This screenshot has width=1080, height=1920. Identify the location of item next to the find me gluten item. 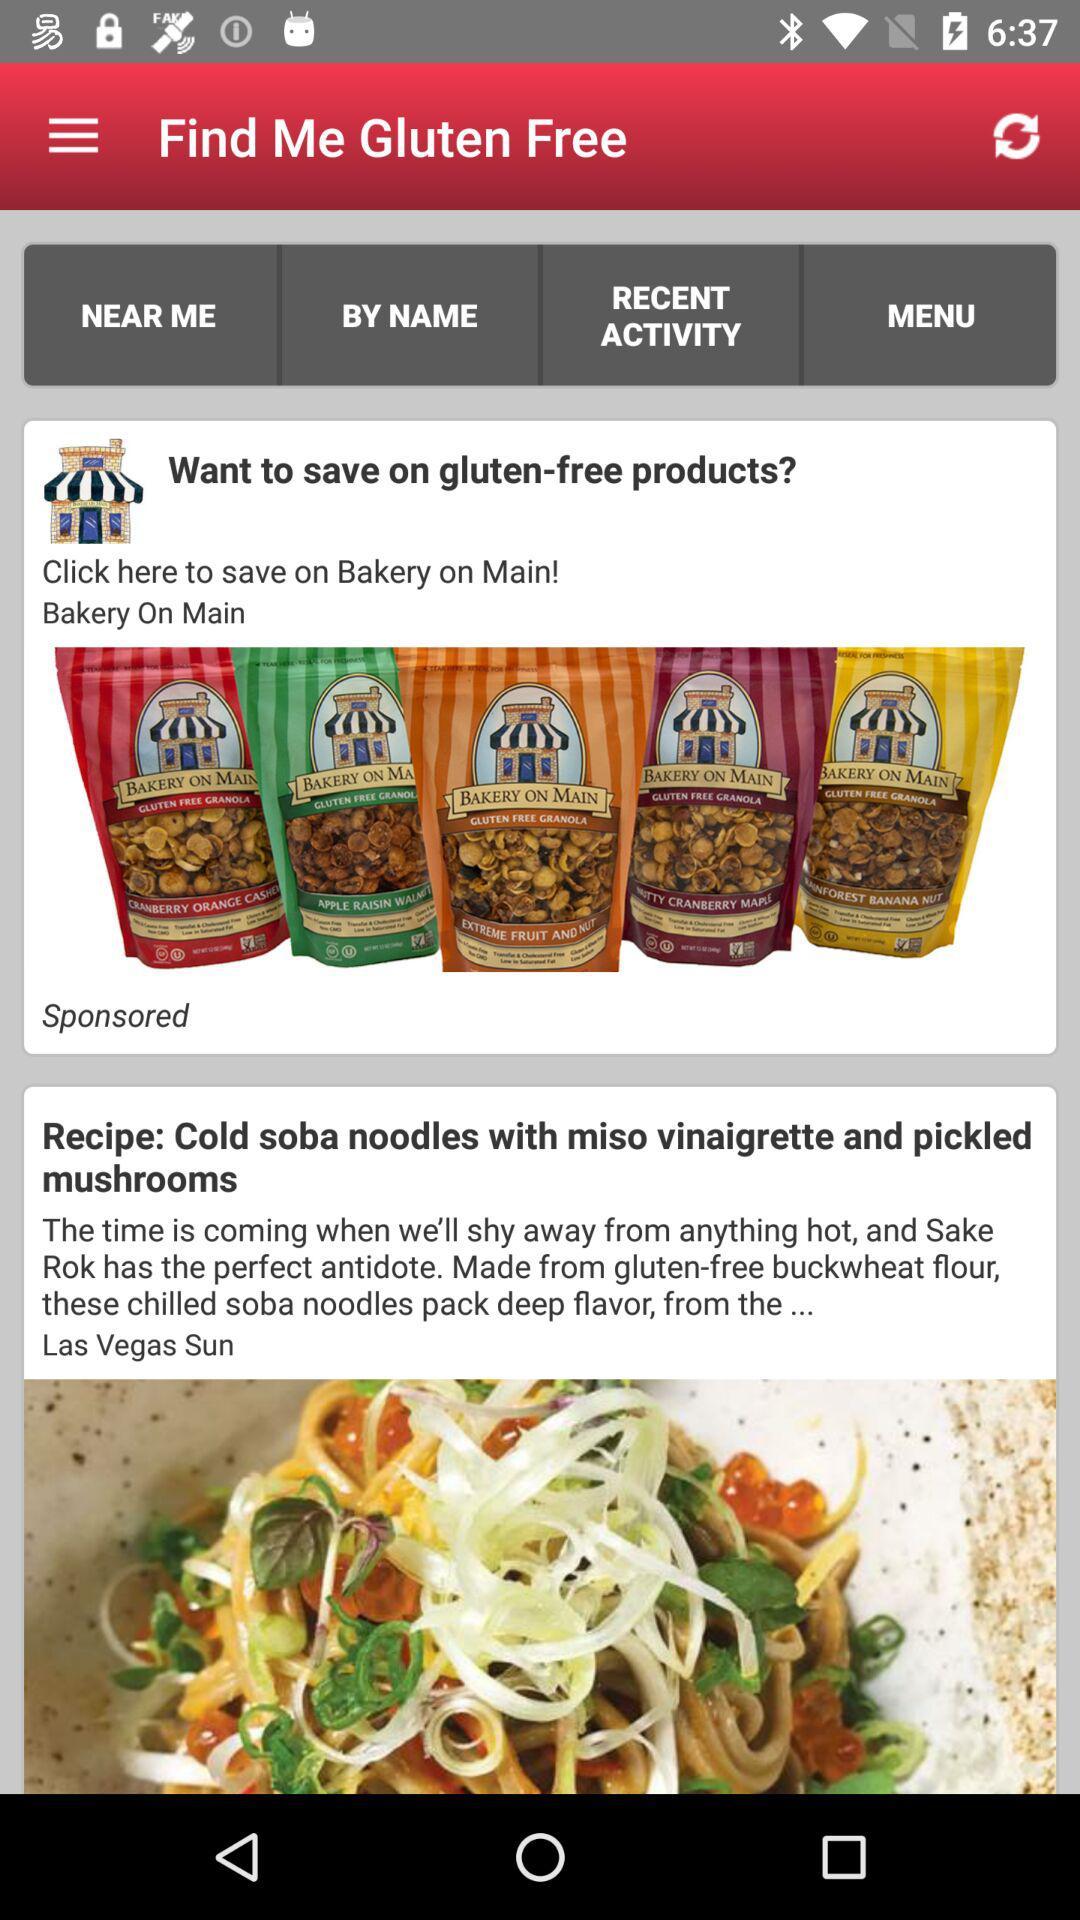
(72, 135).